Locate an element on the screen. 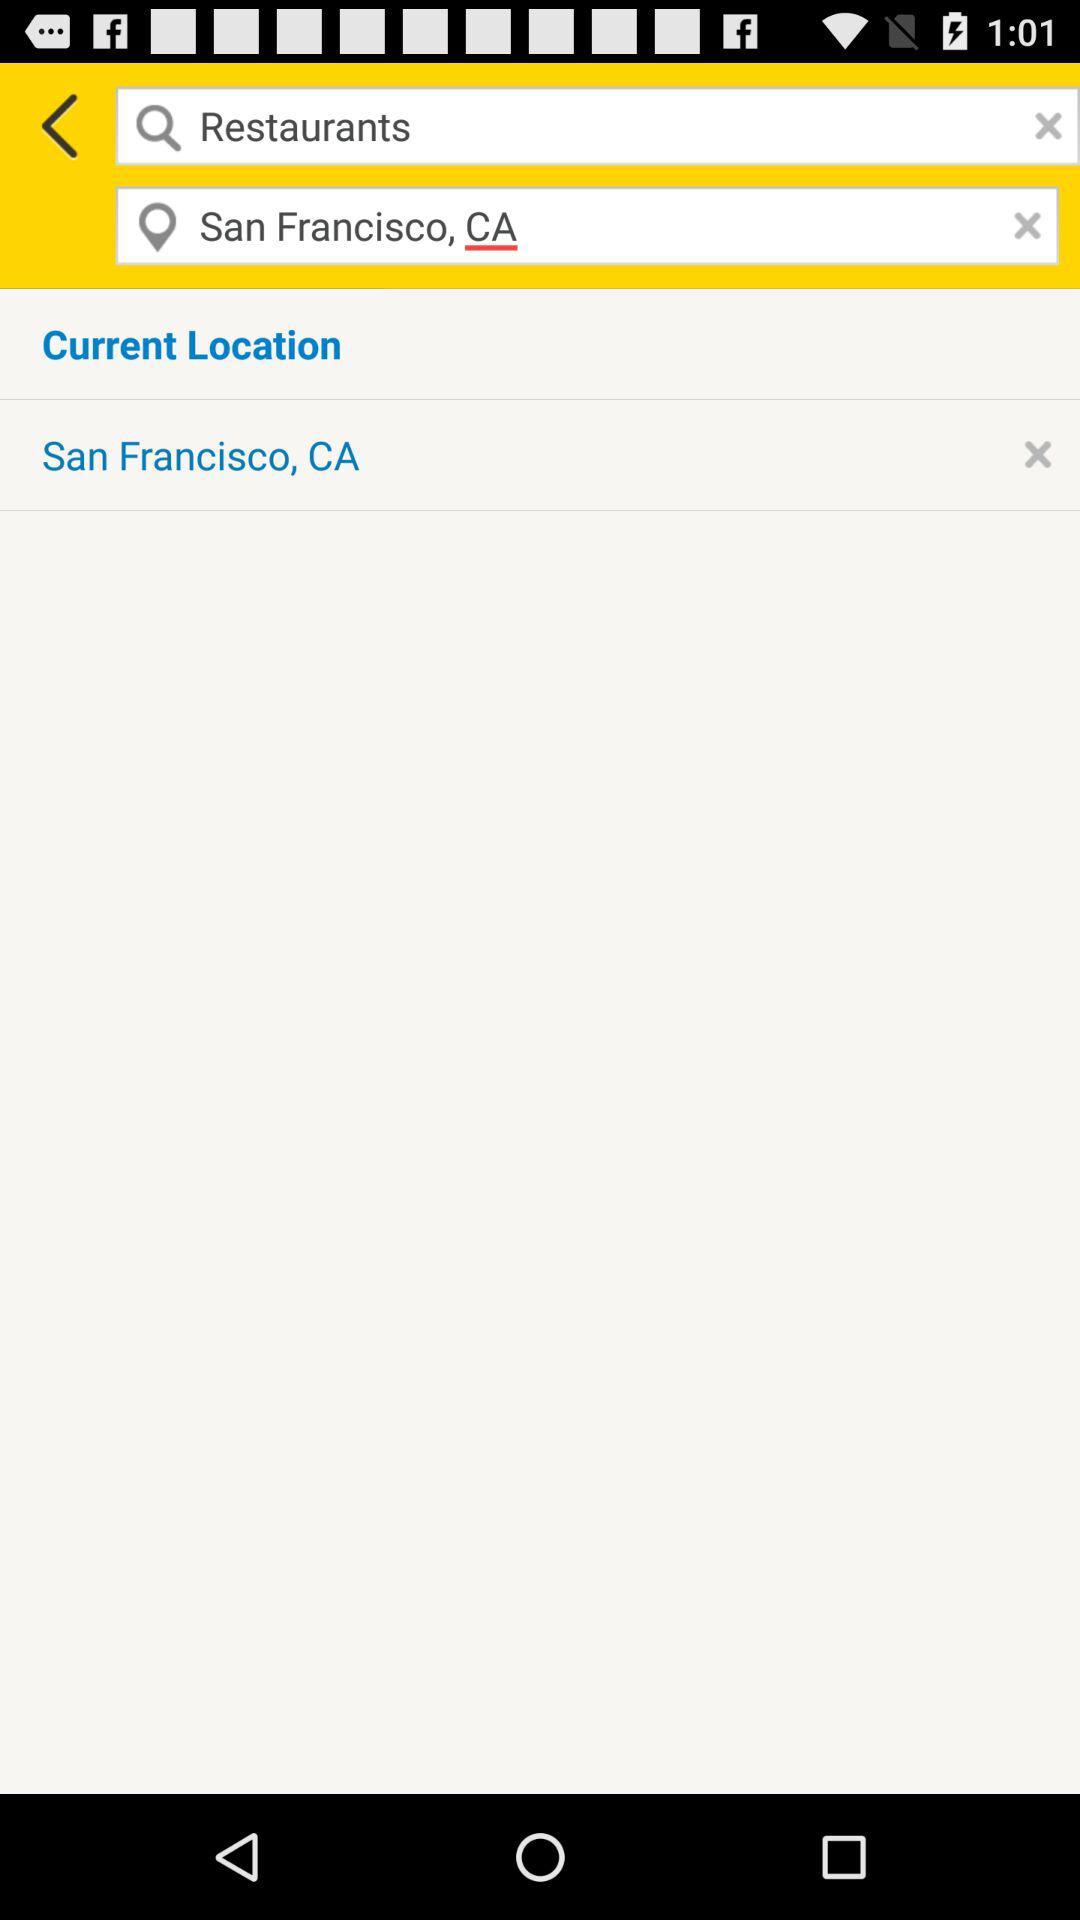 Image resolution: width=1080 pixels, height=1920 pixels. cancel search is located at coordinates (1042, 124).